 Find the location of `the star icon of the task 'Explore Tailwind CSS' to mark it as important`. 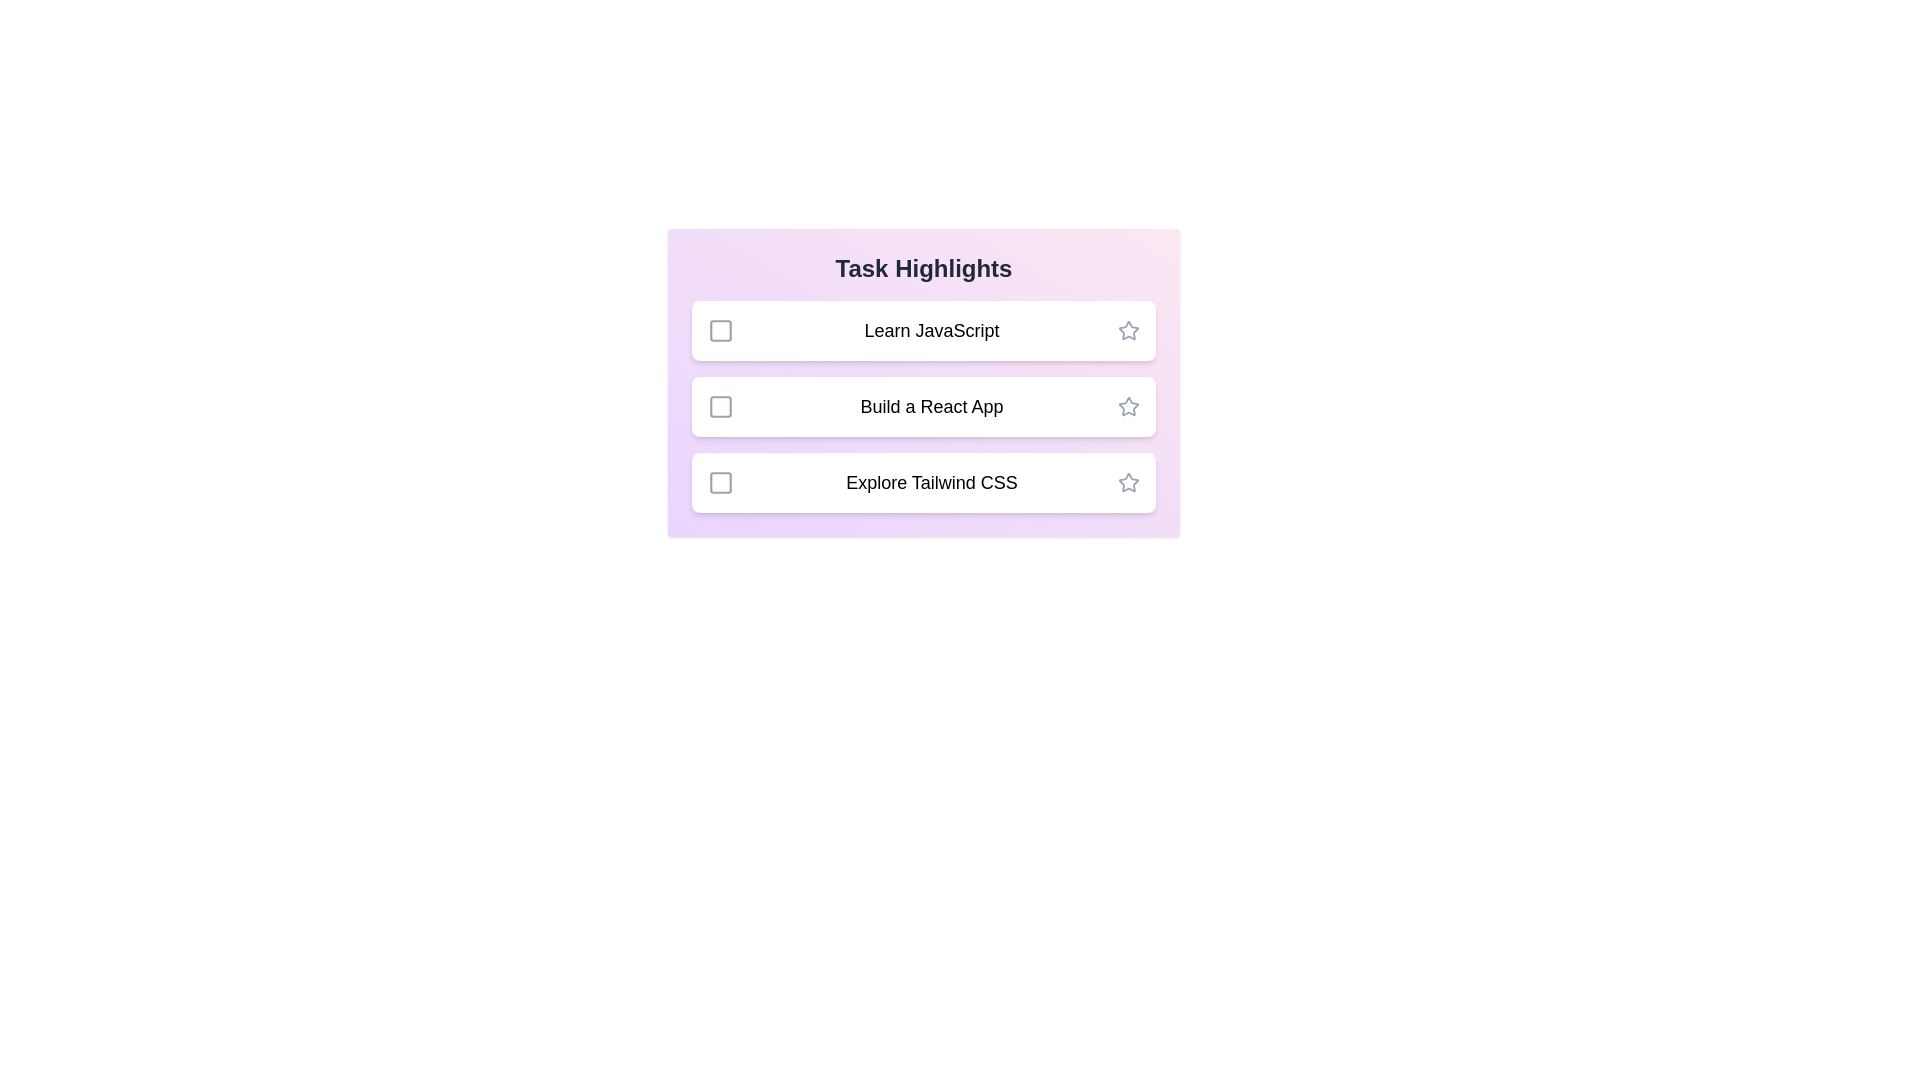

the star icon of the task 'Explore Tailwind CSS' to mark it as important is located at coordinates (1128, 482).